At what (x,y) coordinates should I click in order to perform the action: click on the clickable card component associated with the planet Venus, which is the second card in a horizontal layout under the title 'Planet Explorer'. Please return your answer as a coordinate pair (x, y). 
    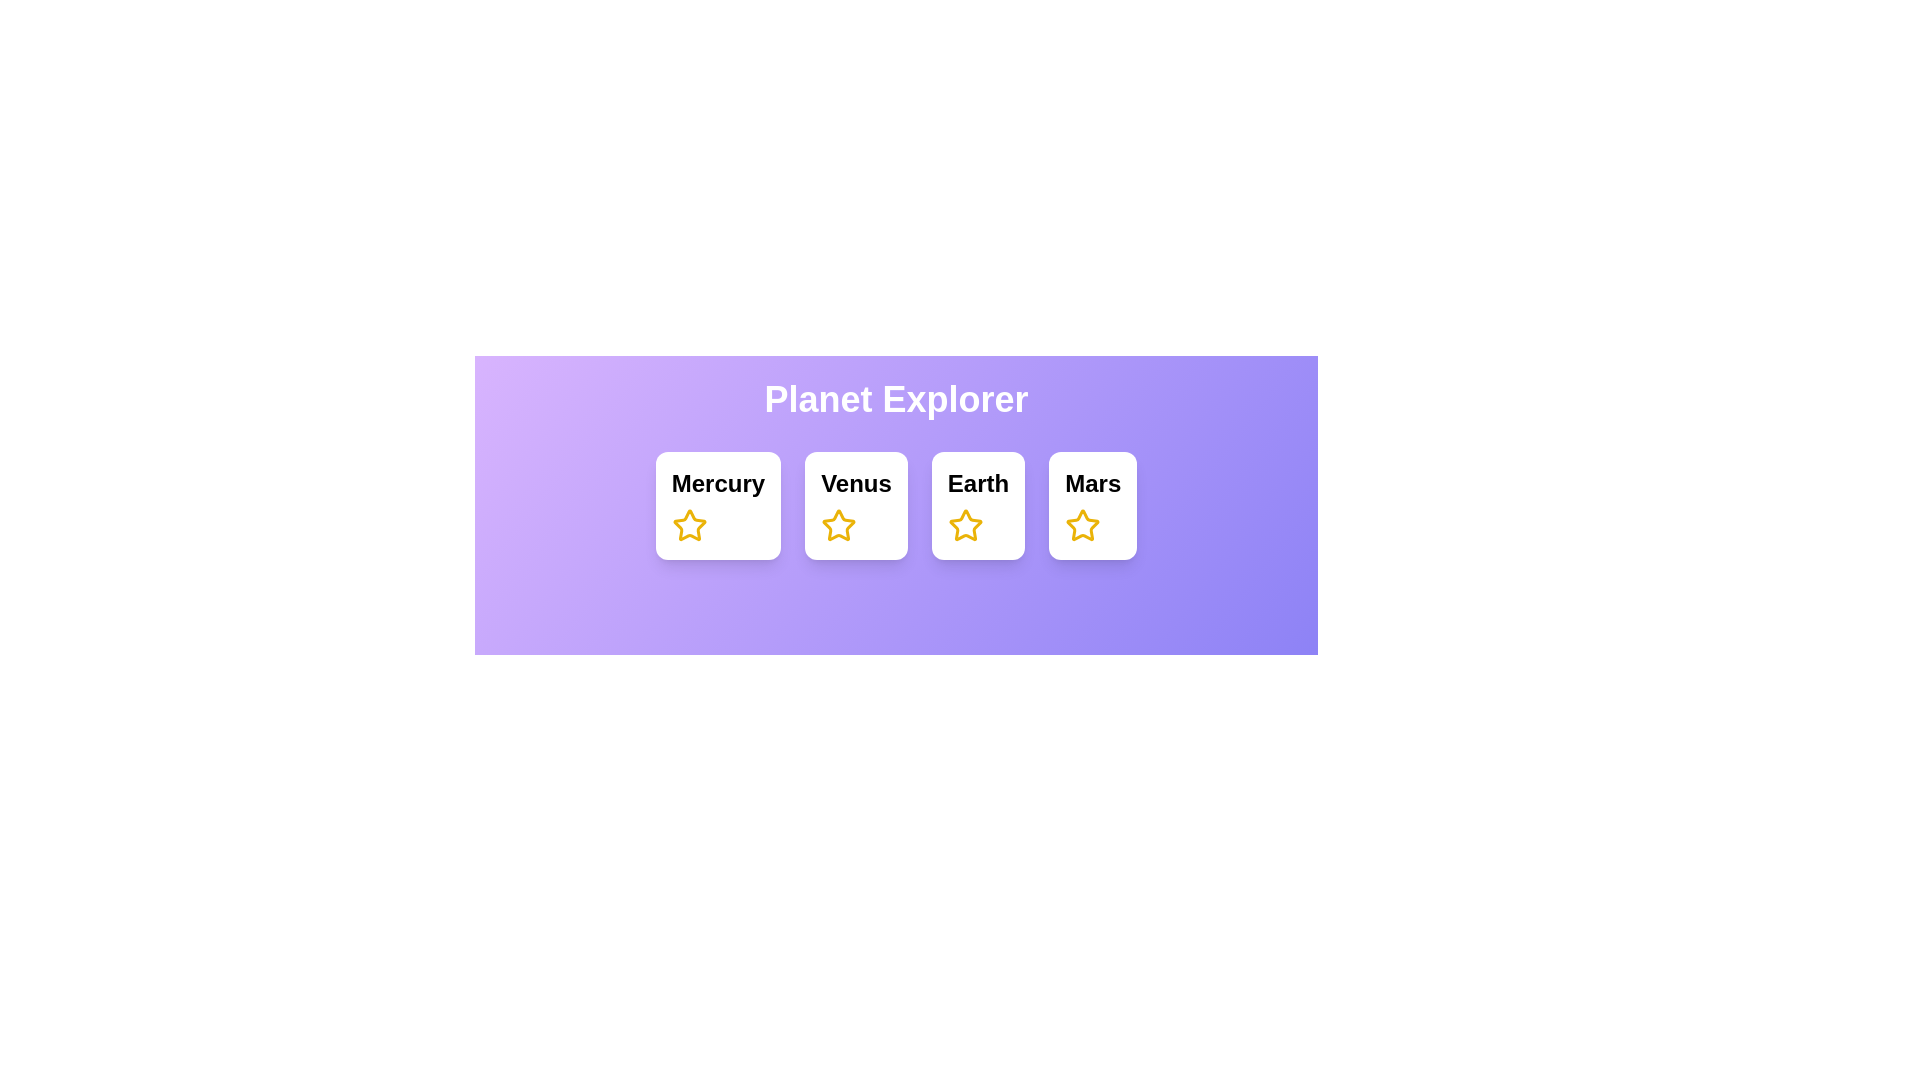
    Looking at the image, I should click on (895, 504).